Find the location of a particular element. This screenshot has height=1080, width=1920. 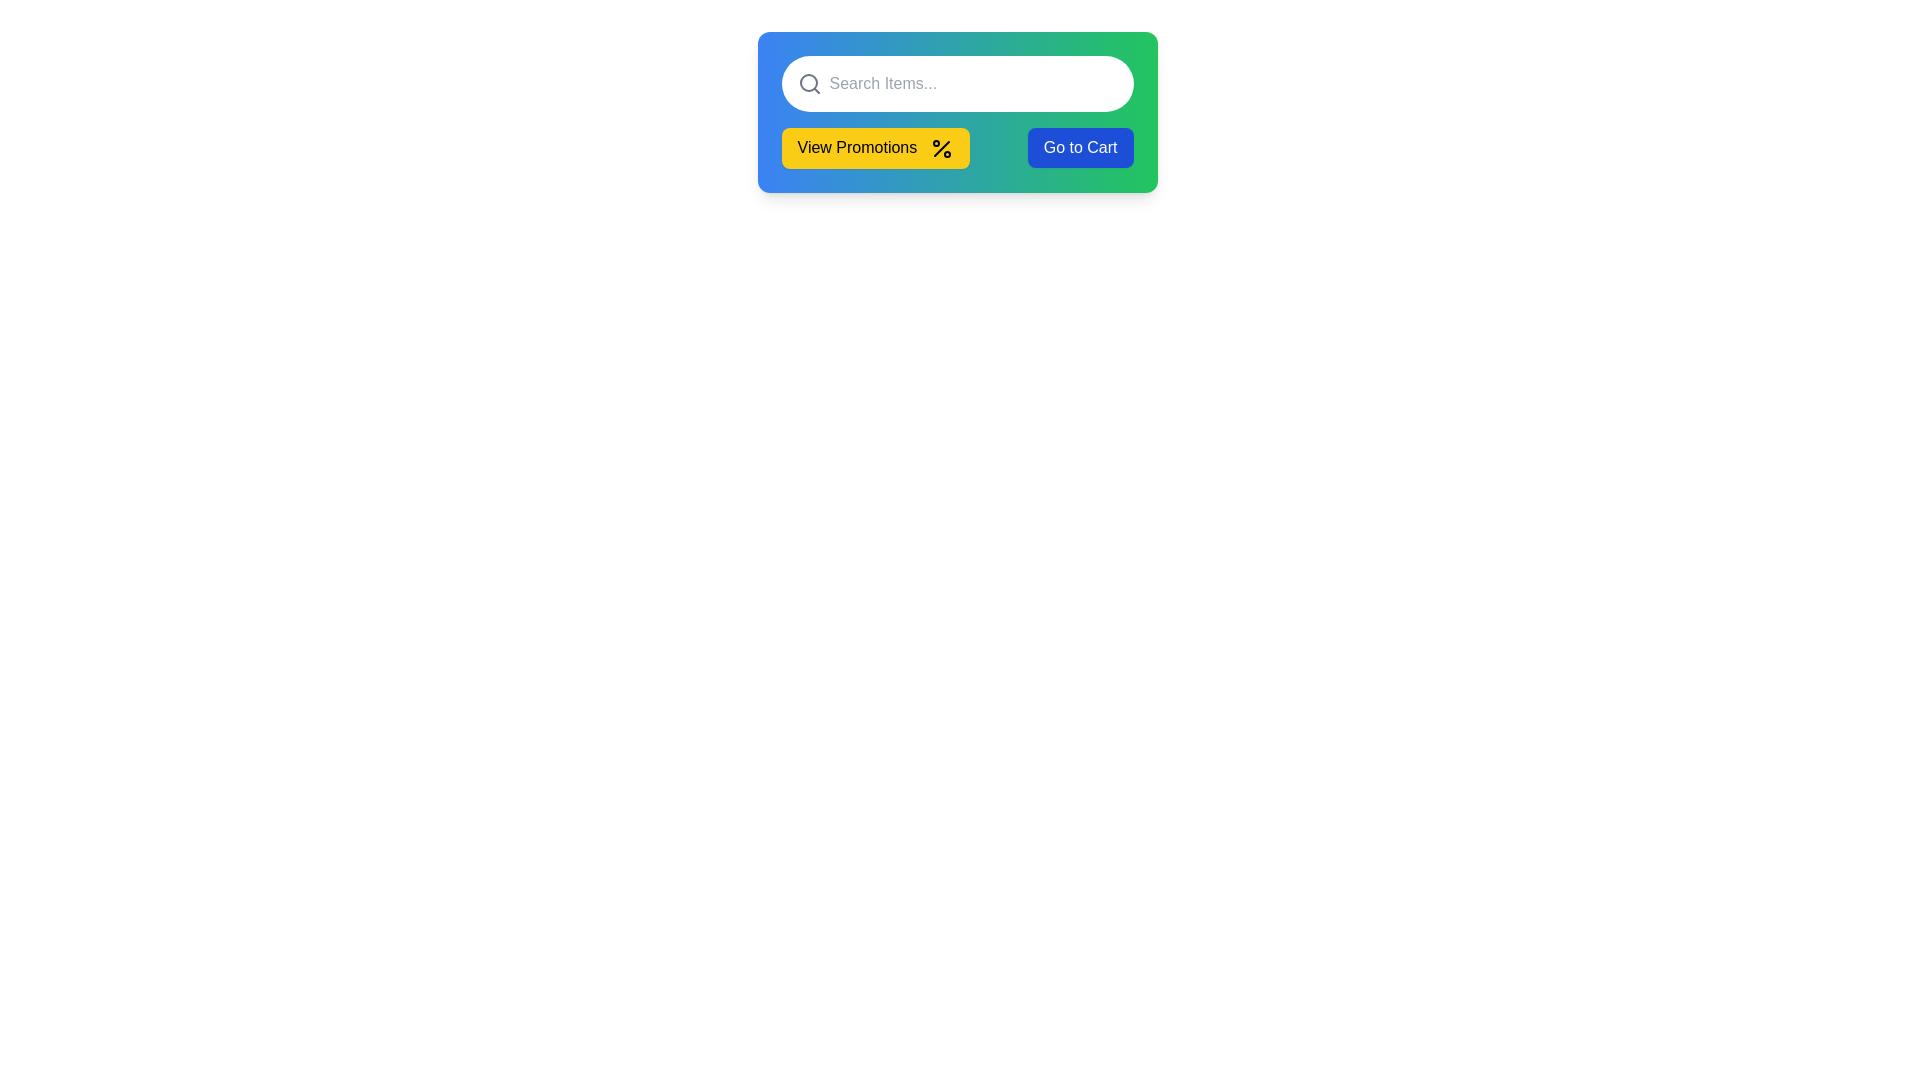

the gray magnifying glass icon located to the left of the 'Search Items...' placeholder in the search bar is located at coordinates (809, 83).